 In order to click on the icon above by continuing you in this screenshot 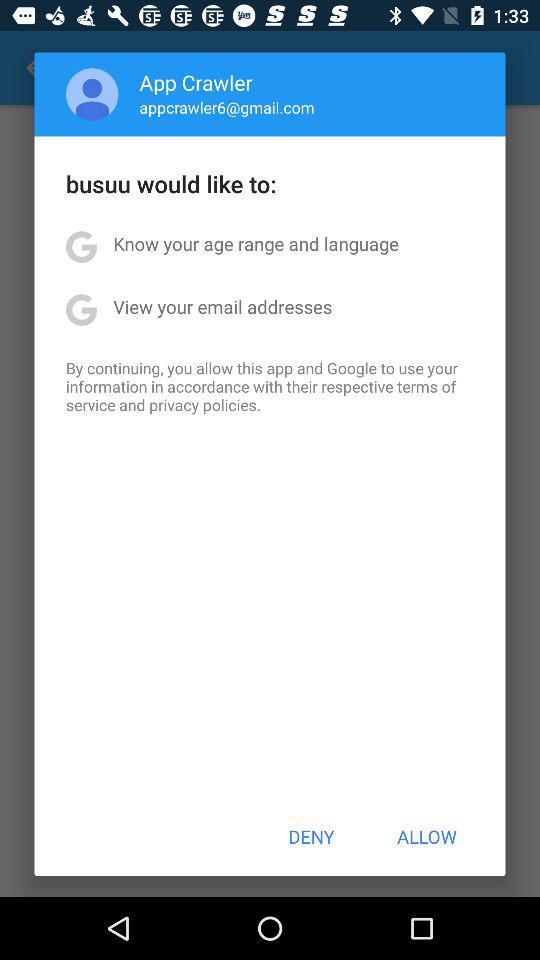, I will do `click(221, 306)`.